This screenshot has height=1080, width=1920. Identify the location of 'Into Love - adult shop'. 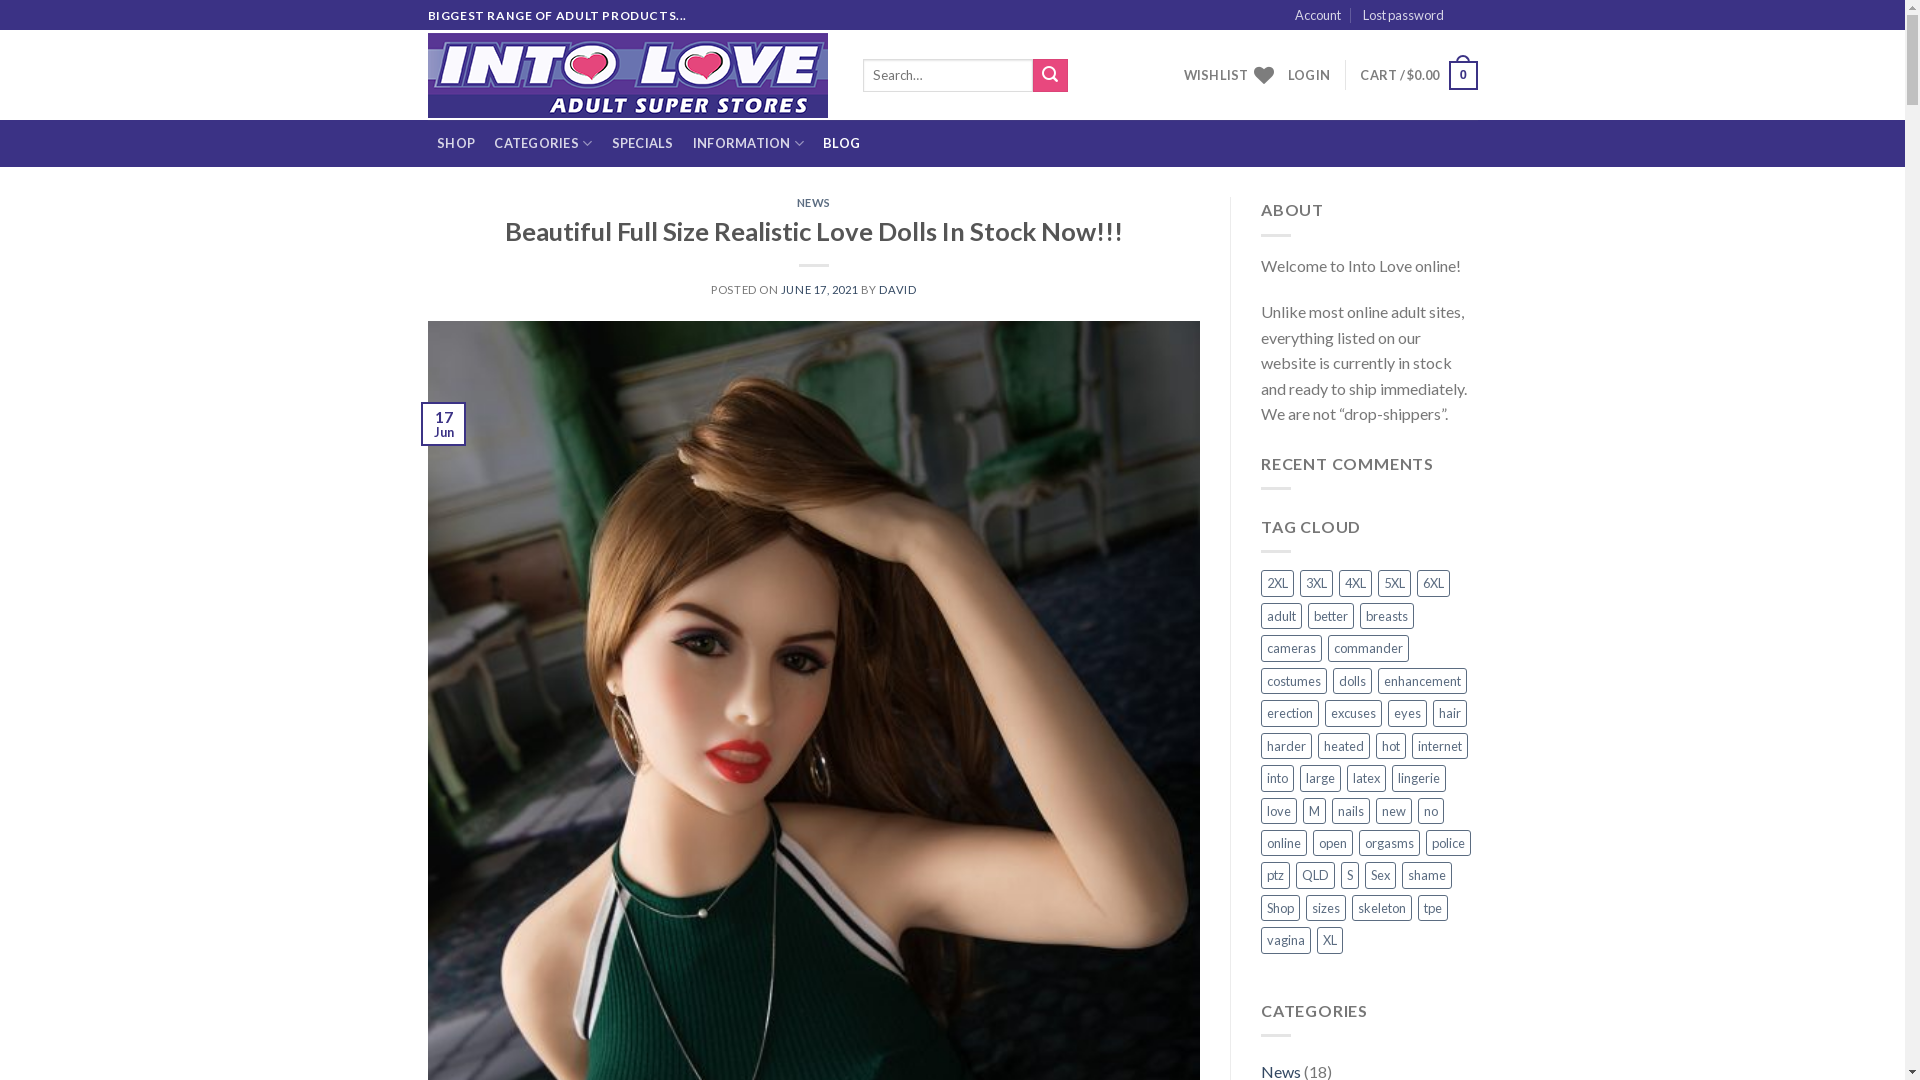
(629, 74).